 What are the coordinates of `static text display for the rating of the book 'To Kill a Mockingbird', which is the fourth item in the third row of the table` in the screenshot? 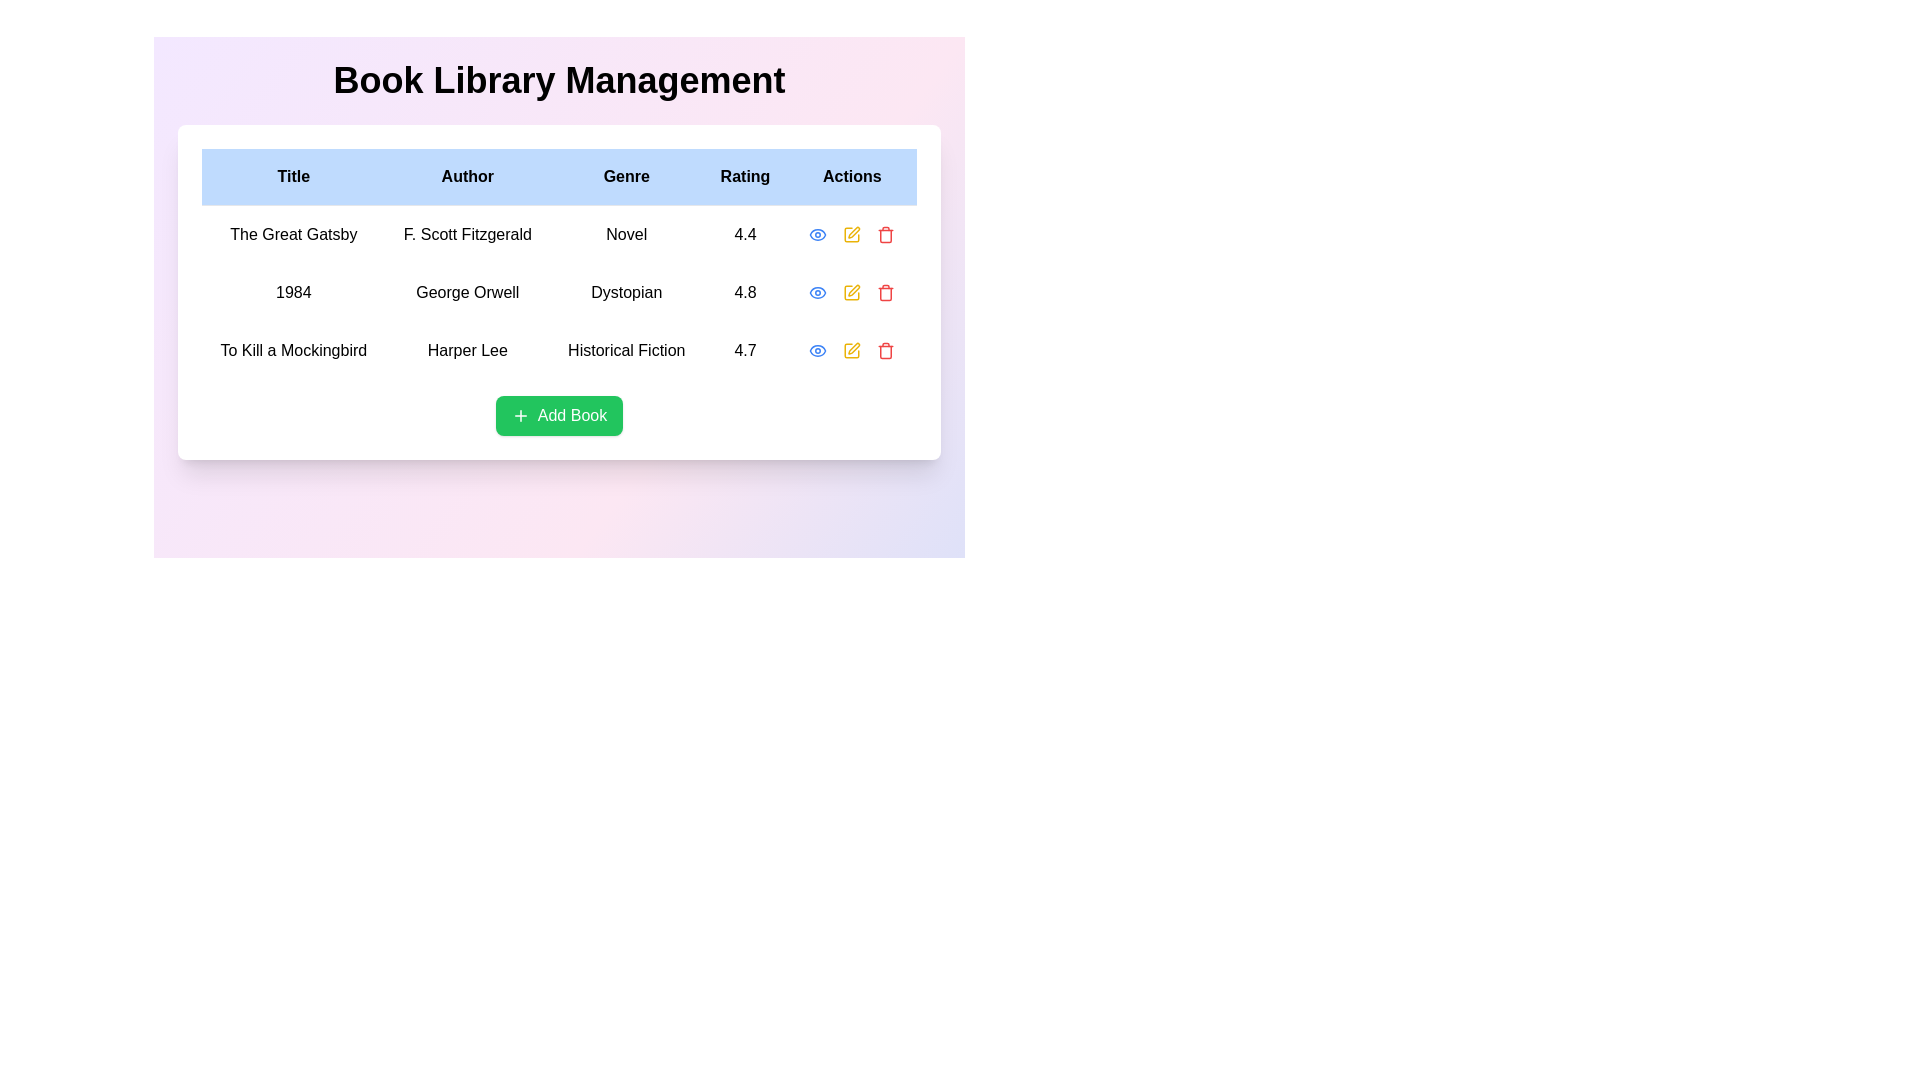 It's located at (744, 350).